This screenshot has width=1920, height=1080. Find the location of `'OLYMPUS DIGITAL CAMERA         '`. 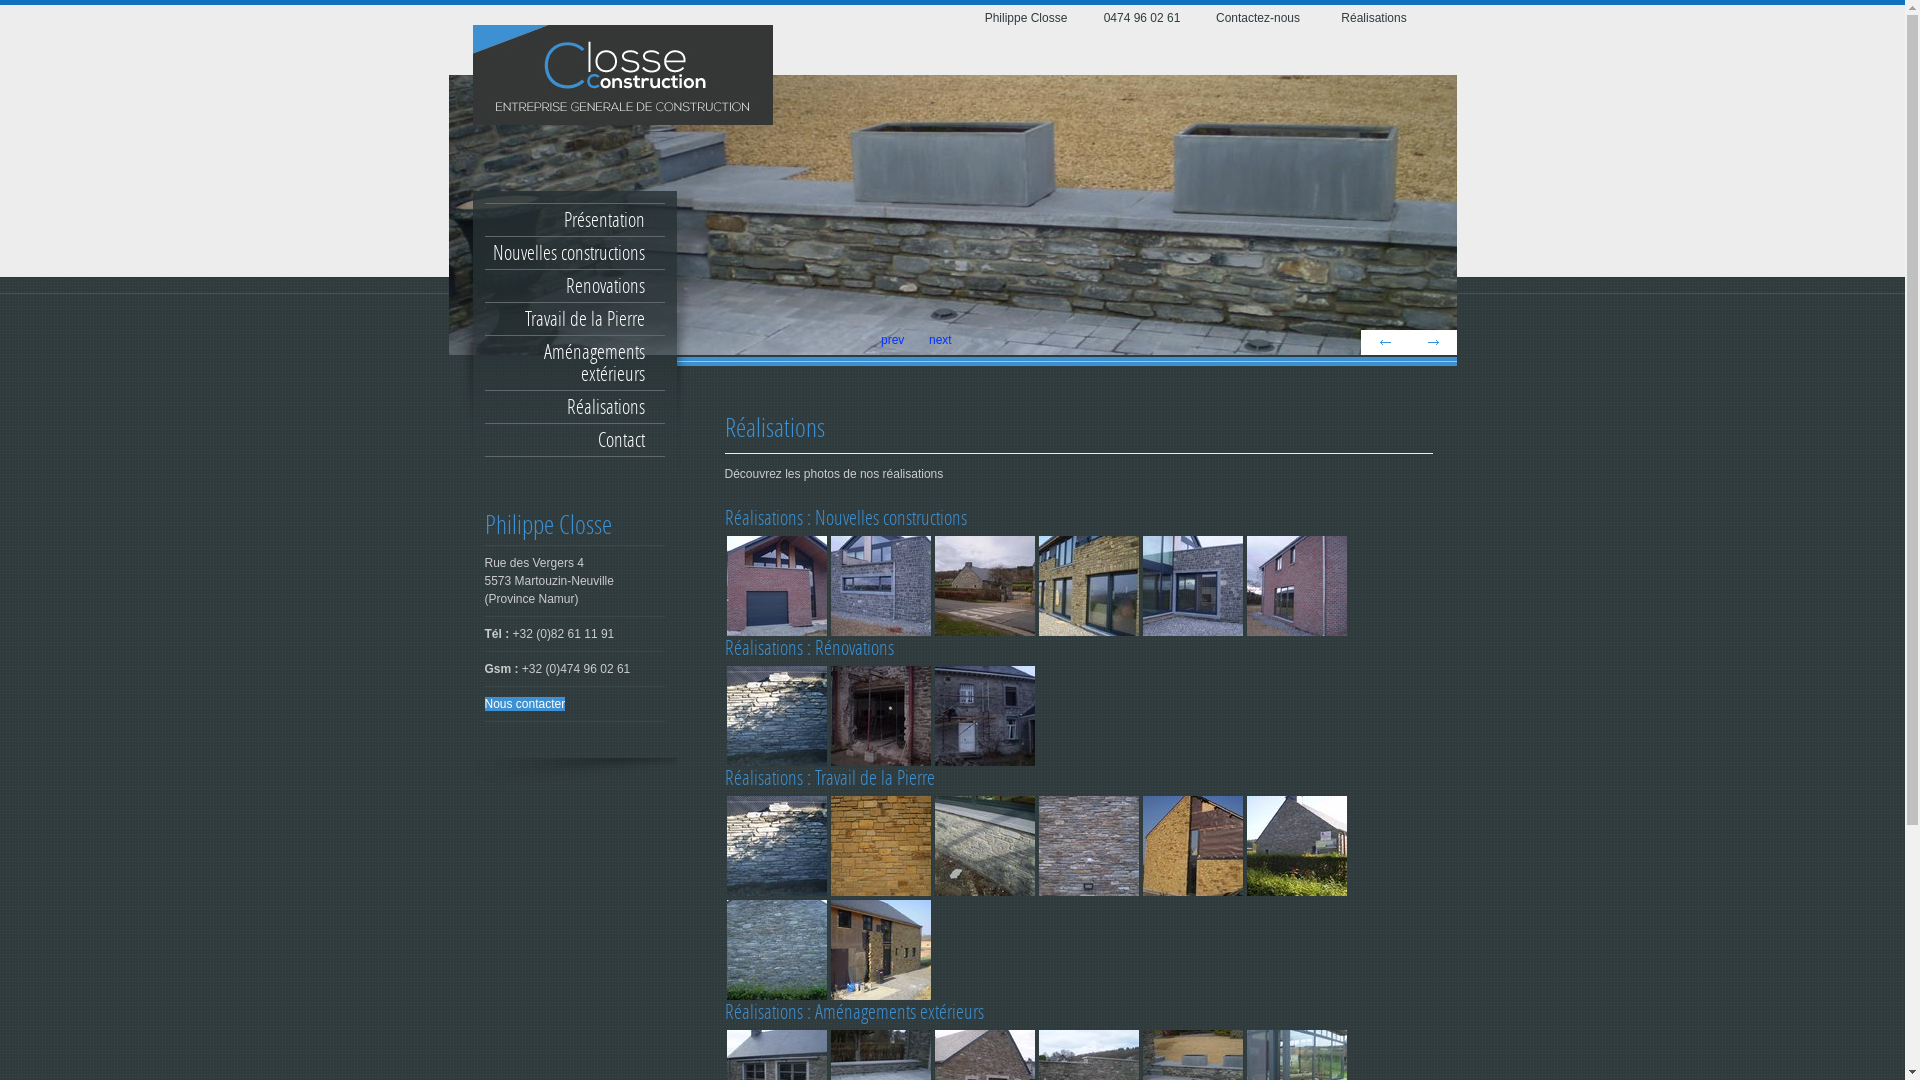

'OLYMPUS DIGITAL CAMERA         ' is located at coordinates (1087, 845).